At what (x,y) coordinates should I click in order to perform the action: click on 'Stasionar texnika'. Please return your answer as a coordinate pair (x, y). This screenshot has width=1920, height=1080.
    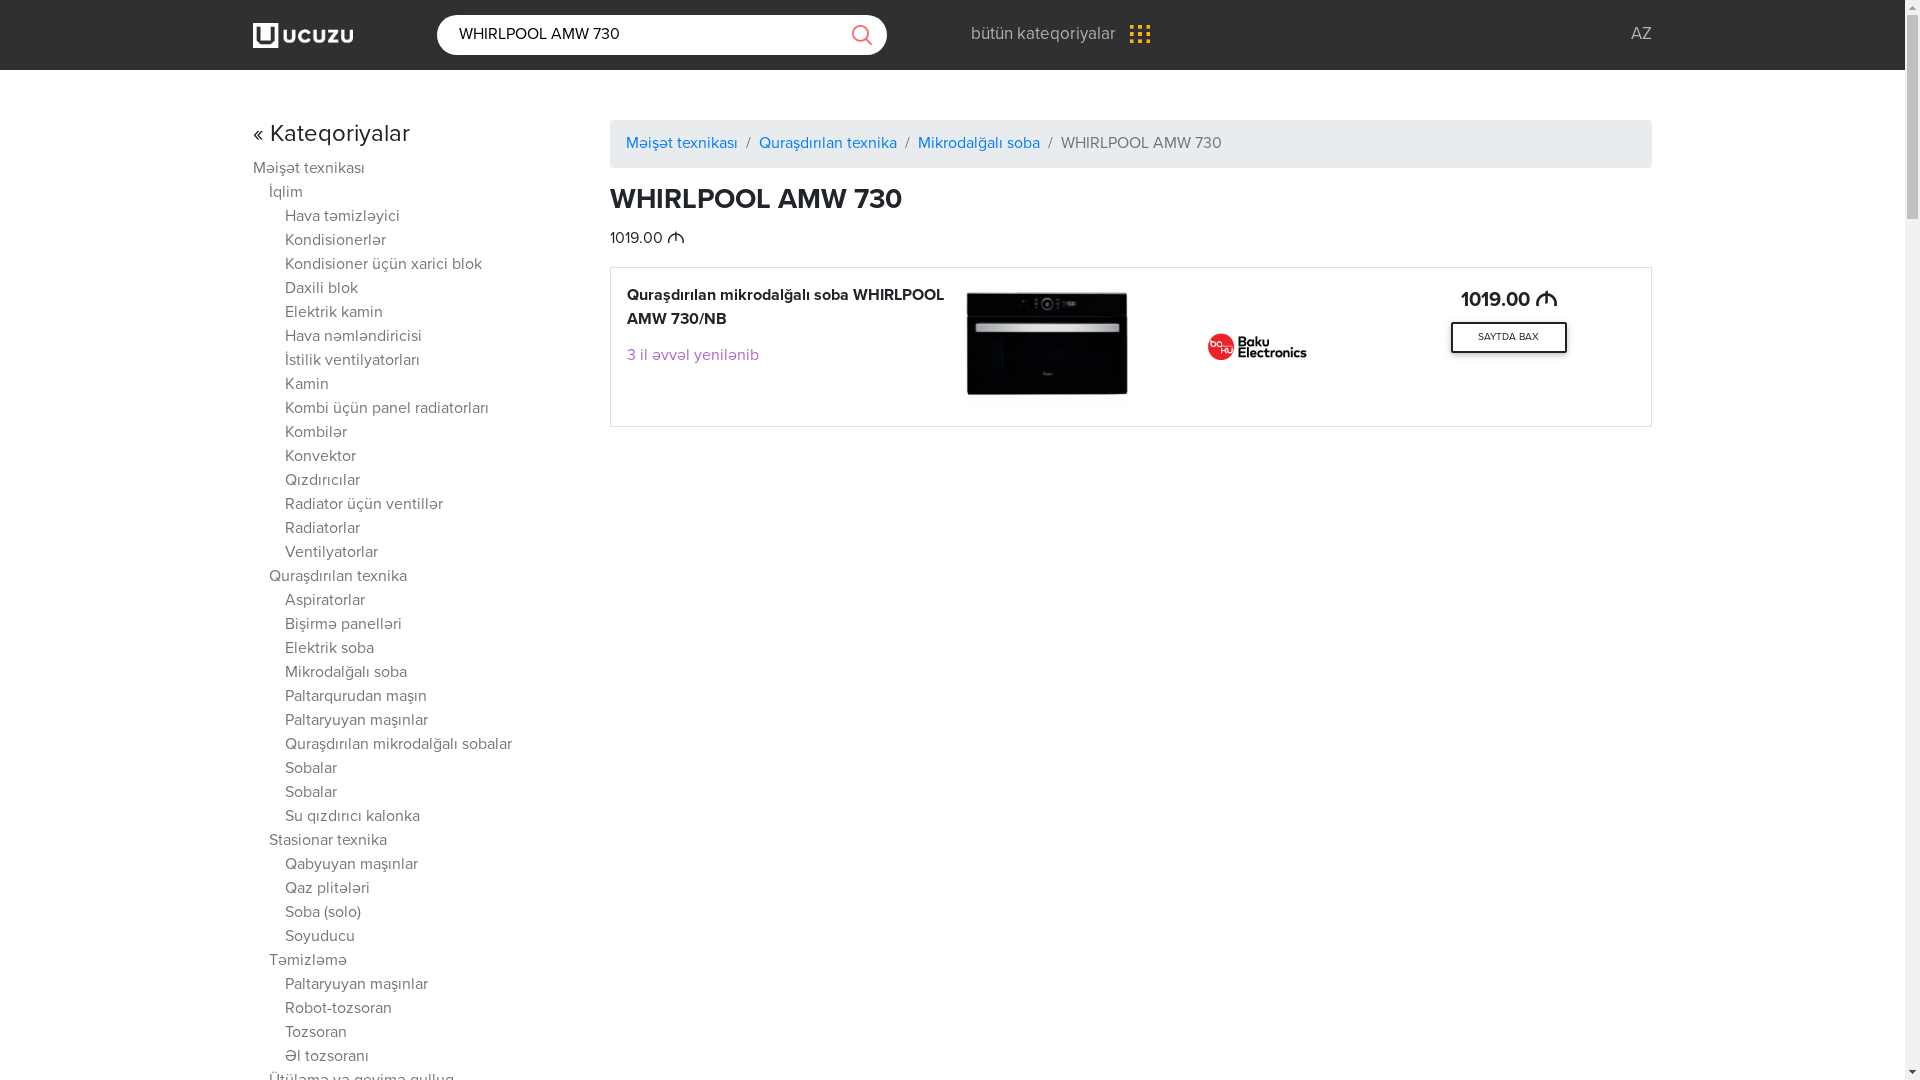
    Looking at the image, I should click on (327, 841).